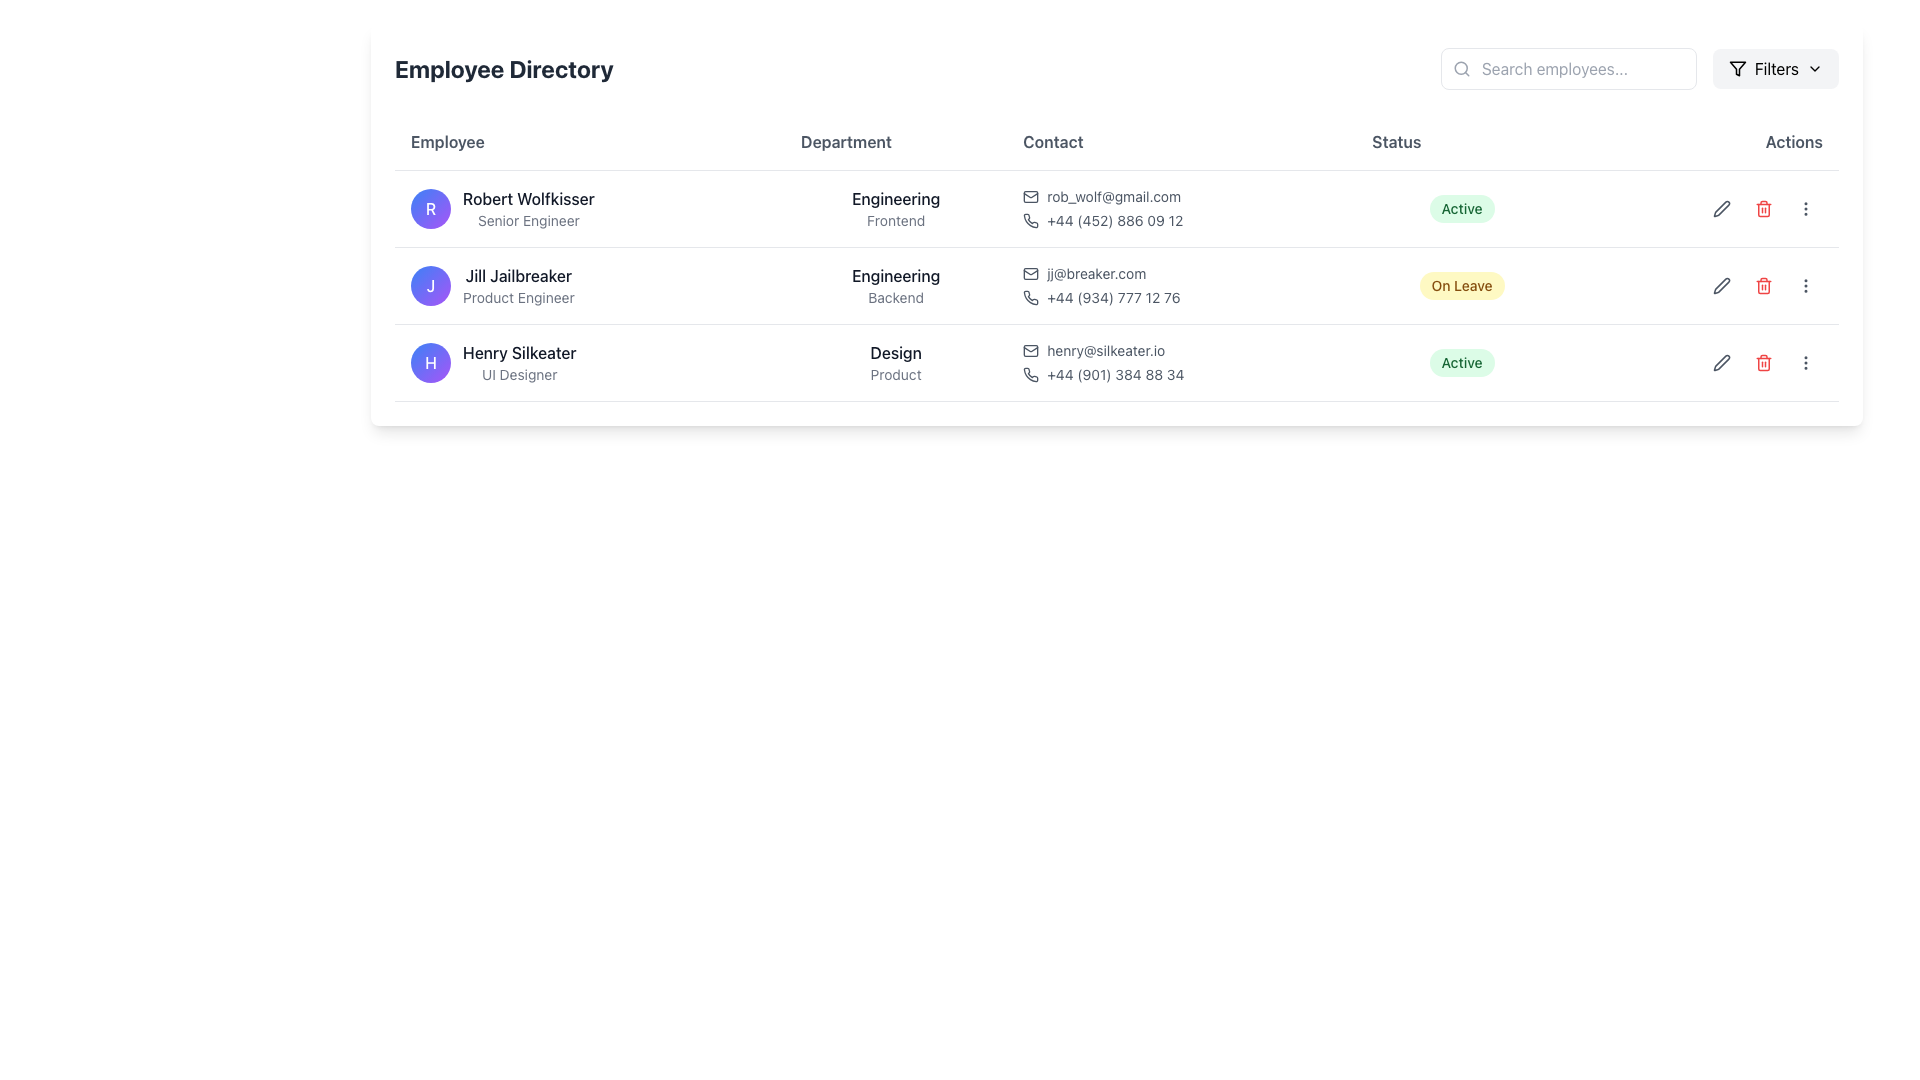 Image resolution: width=1920 pixels, height=1080 pixels. Describe the element at coordinates (1095, 273) in the screenshot. I see `email address displayed in the second row of the contact column in the table, which is next to an email icon` at that location.